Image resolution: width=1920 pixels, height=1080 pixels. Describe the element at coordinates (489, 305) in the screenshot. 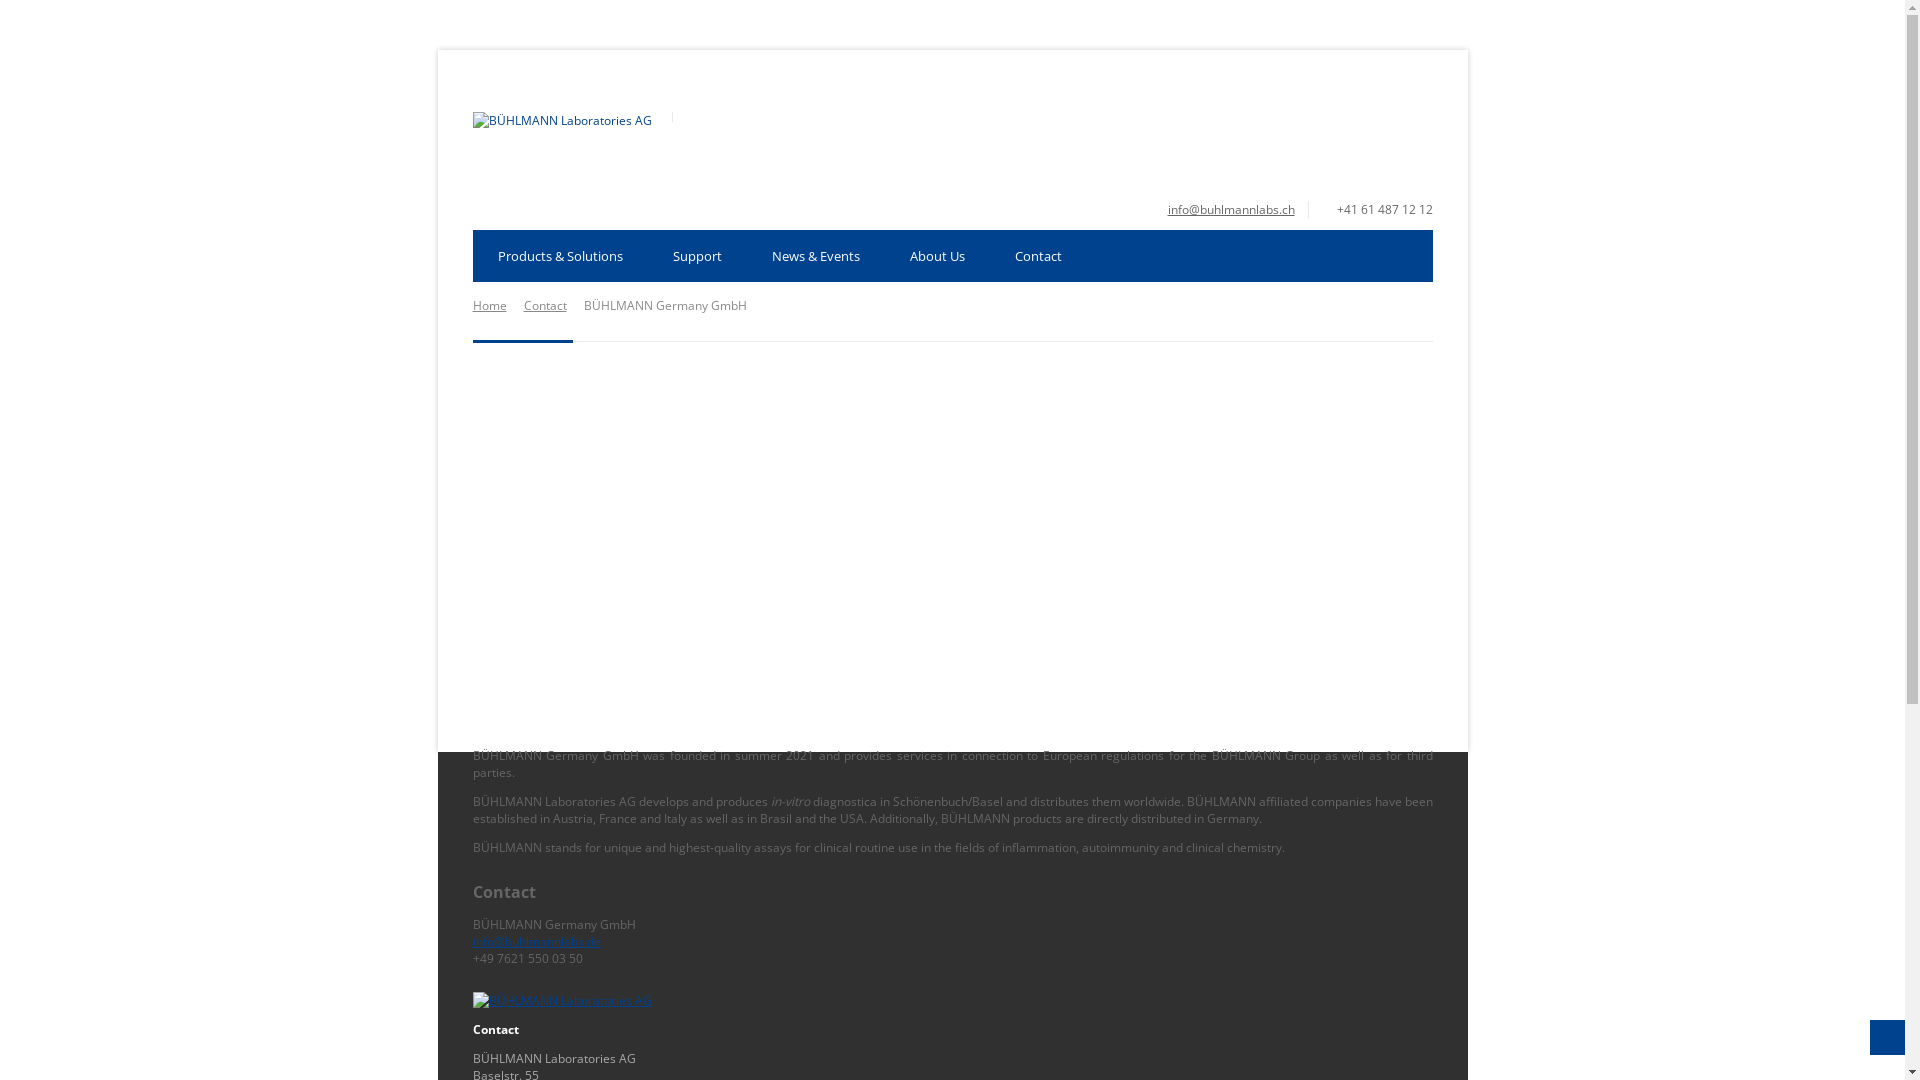

I see `'Home'` at that location.